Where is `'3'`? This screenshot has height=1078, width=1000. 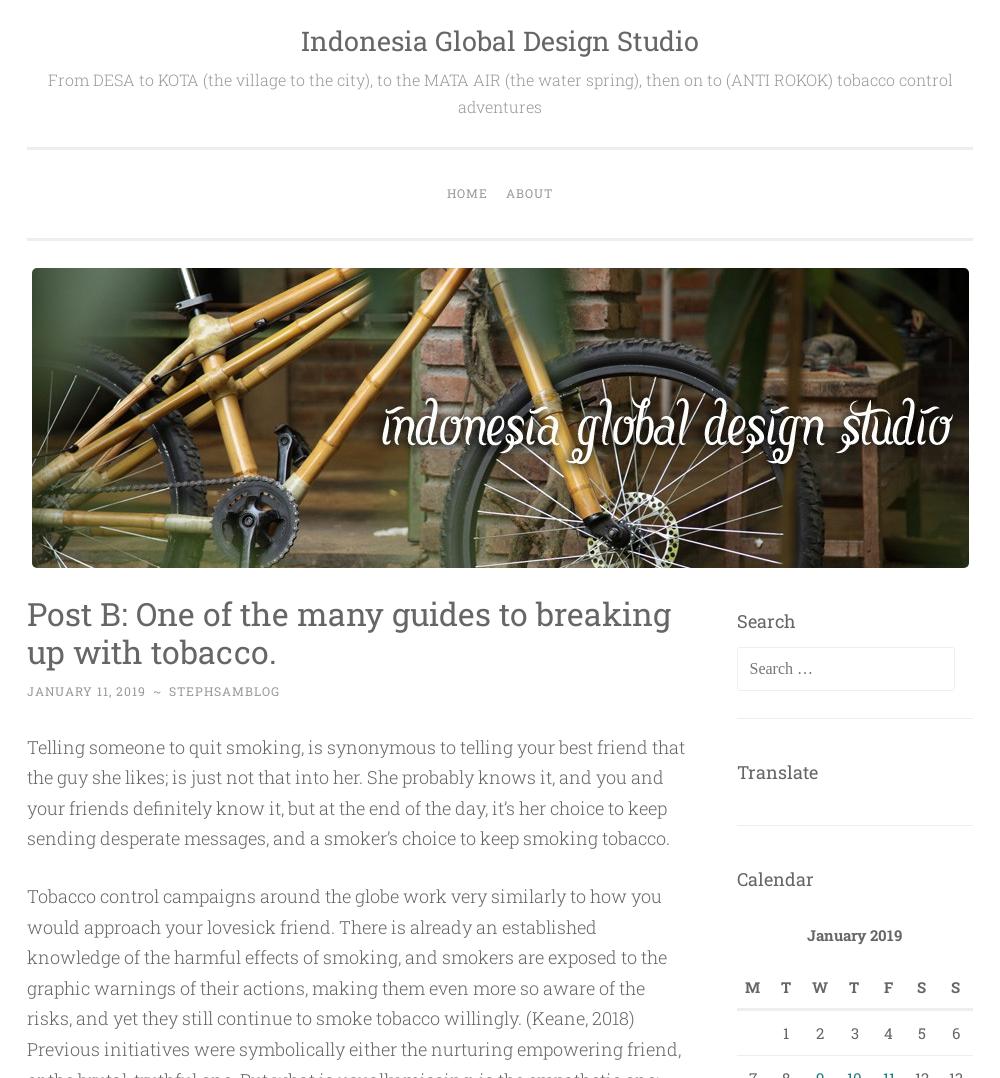 '3' is located at coordinates (853, 1030).